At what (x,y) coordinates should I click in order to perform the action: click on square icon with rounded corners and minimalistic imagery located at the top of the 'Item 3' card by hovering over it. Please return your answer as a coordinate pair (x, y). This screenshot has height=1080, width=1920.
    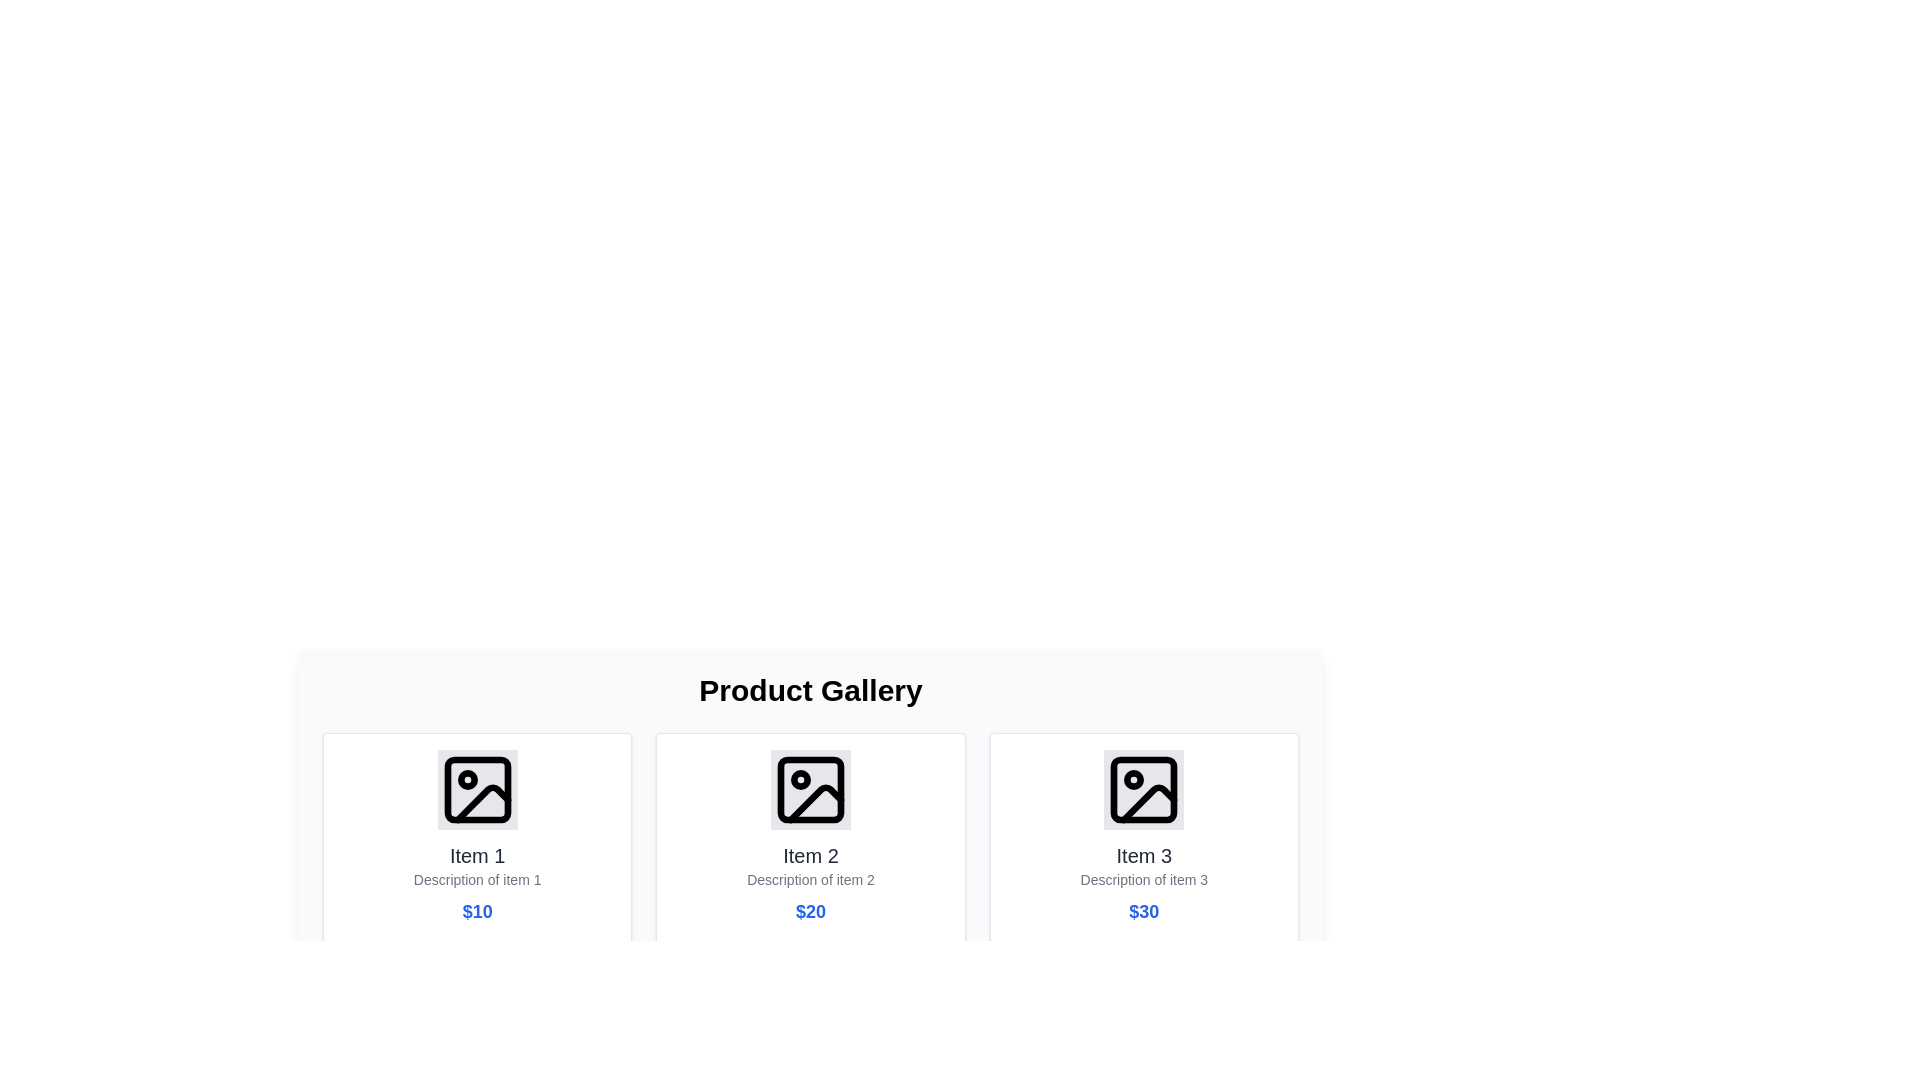
    Looking at the image, I should click on (1144, 789).